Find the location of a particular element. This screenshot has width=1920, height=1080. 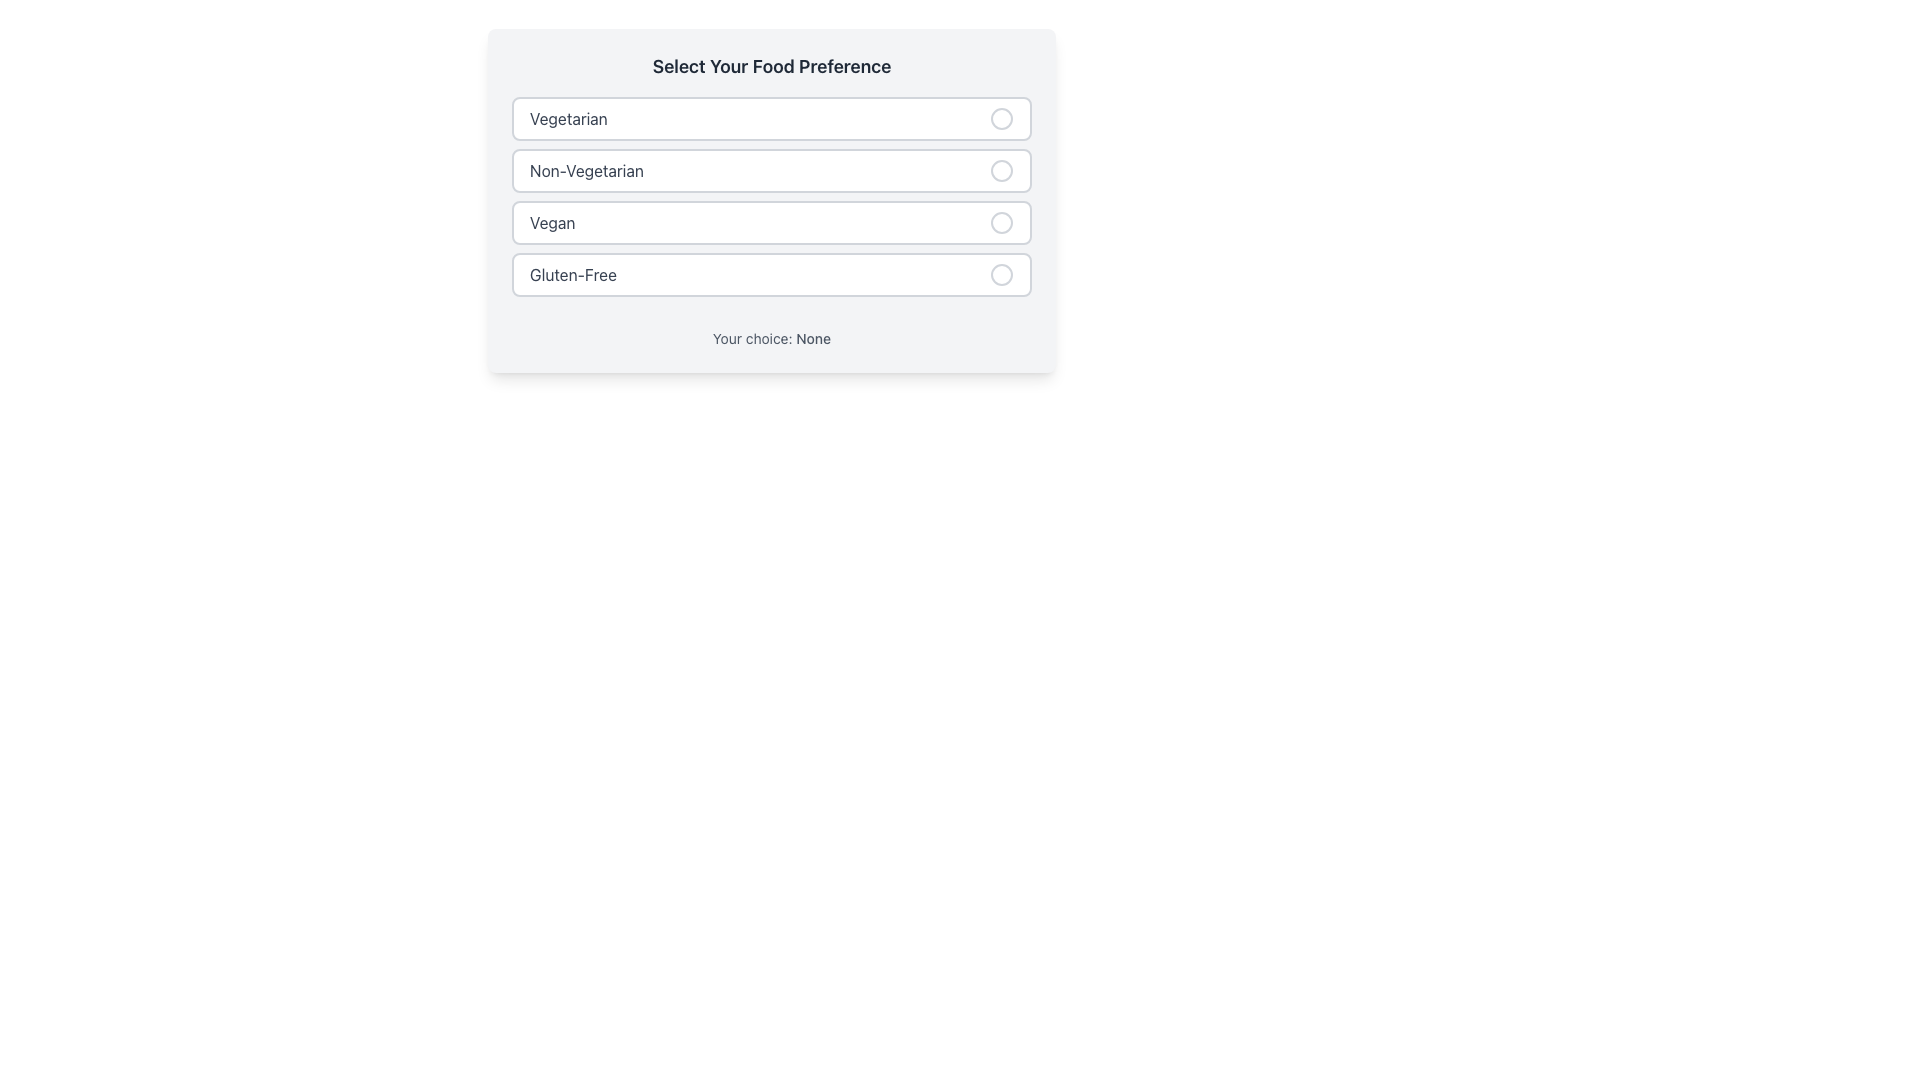

the 'Select Your Food Preference' text label element, which is prominently displayed at the top of a card-styled section is located at coordinates (771, 65).